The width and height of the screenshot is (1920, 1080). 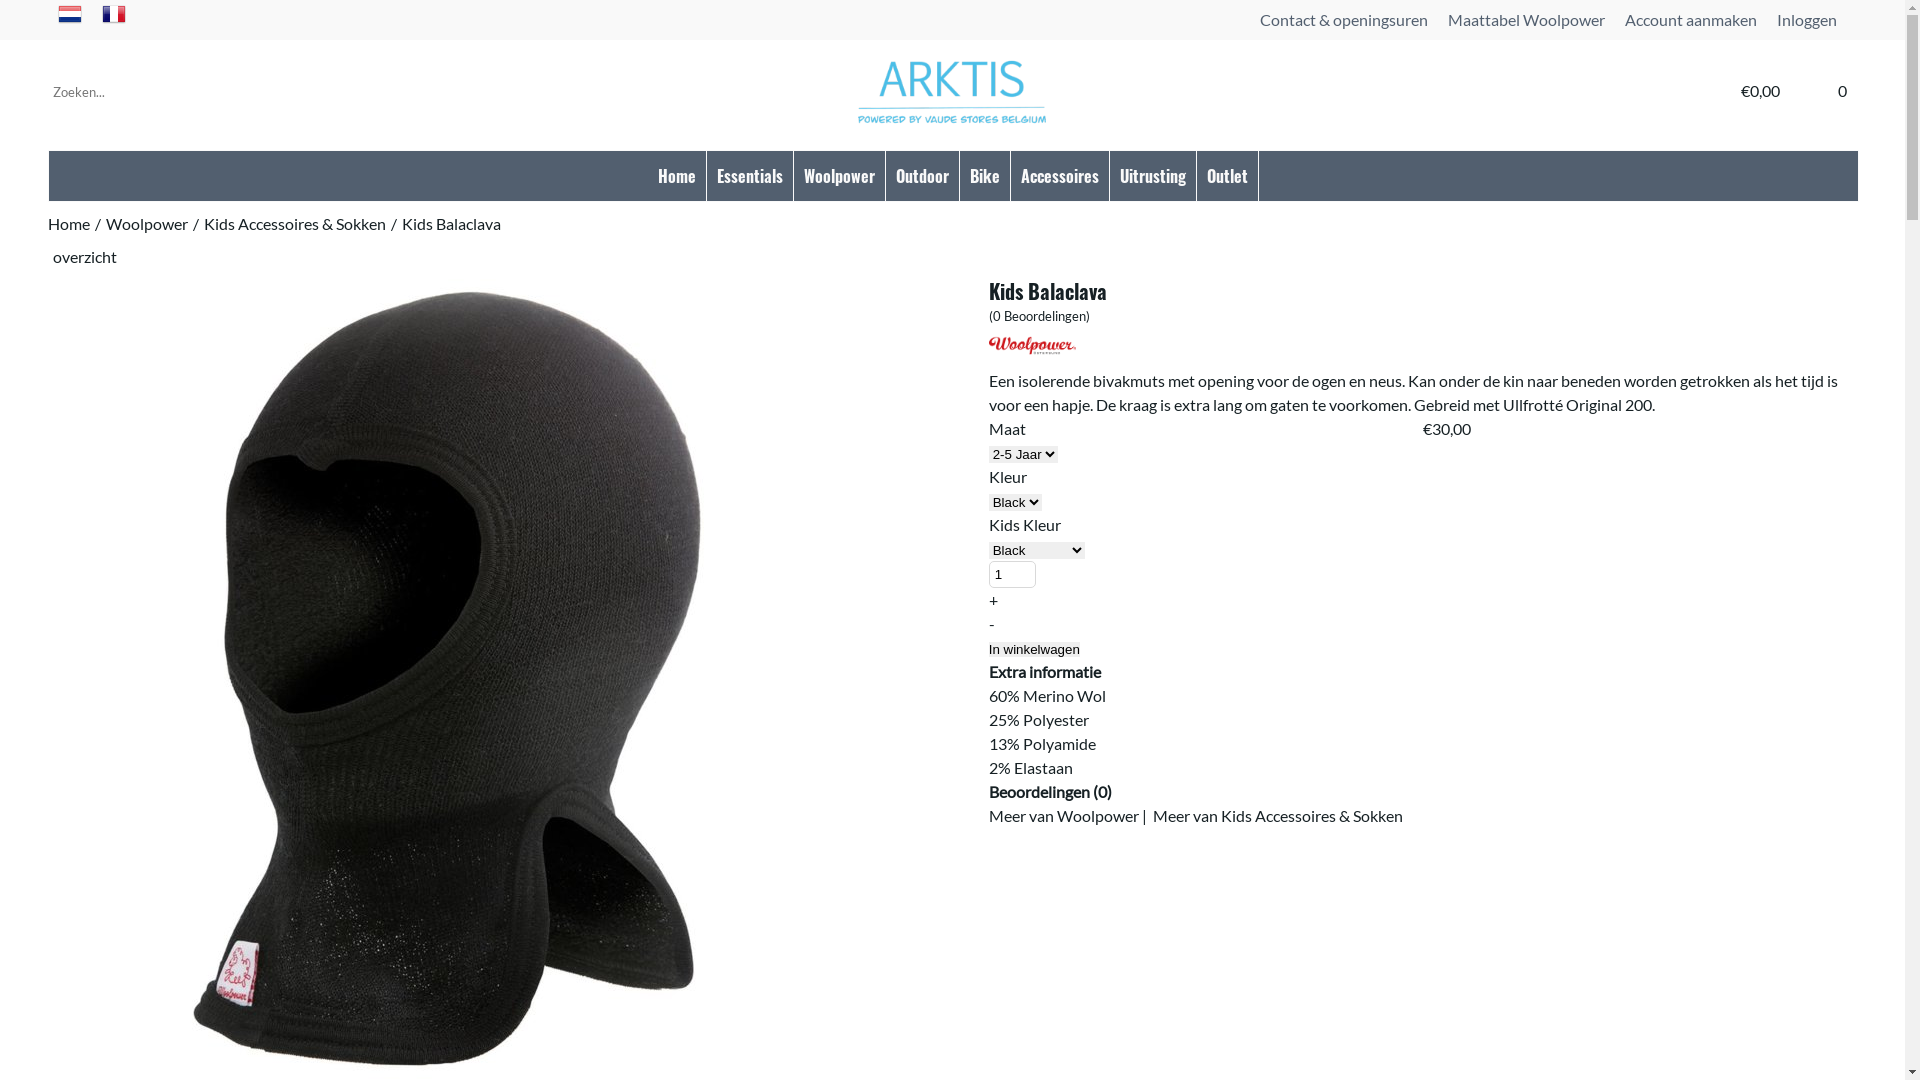 What do you see at coordinates (1034, 649) in the screenshot?
I see `'In winkelwagen'` at bounding box center [1034, 649].